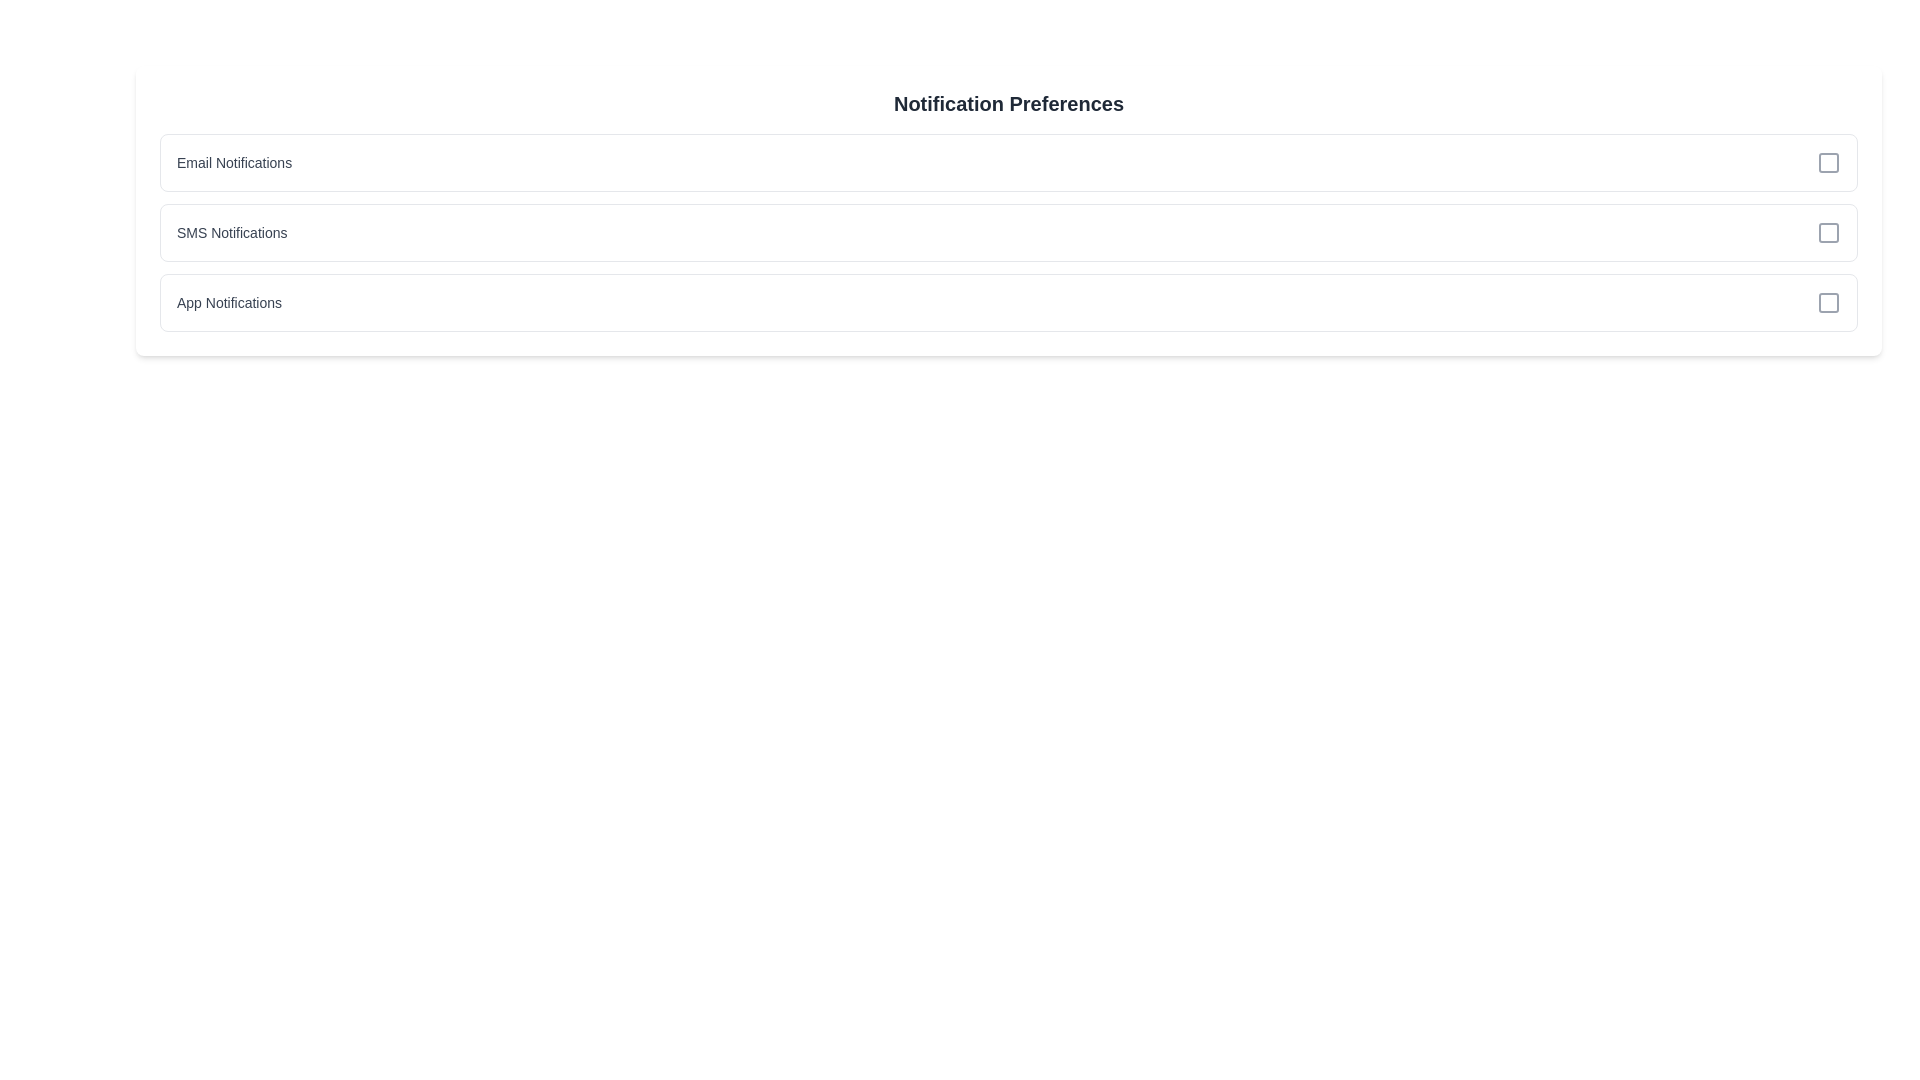 The image size is (1920, 1080). I want to click on the checkbox located at the far-right side of the 'App Notifications' row in the notification preferences list, so click(1828, 303).